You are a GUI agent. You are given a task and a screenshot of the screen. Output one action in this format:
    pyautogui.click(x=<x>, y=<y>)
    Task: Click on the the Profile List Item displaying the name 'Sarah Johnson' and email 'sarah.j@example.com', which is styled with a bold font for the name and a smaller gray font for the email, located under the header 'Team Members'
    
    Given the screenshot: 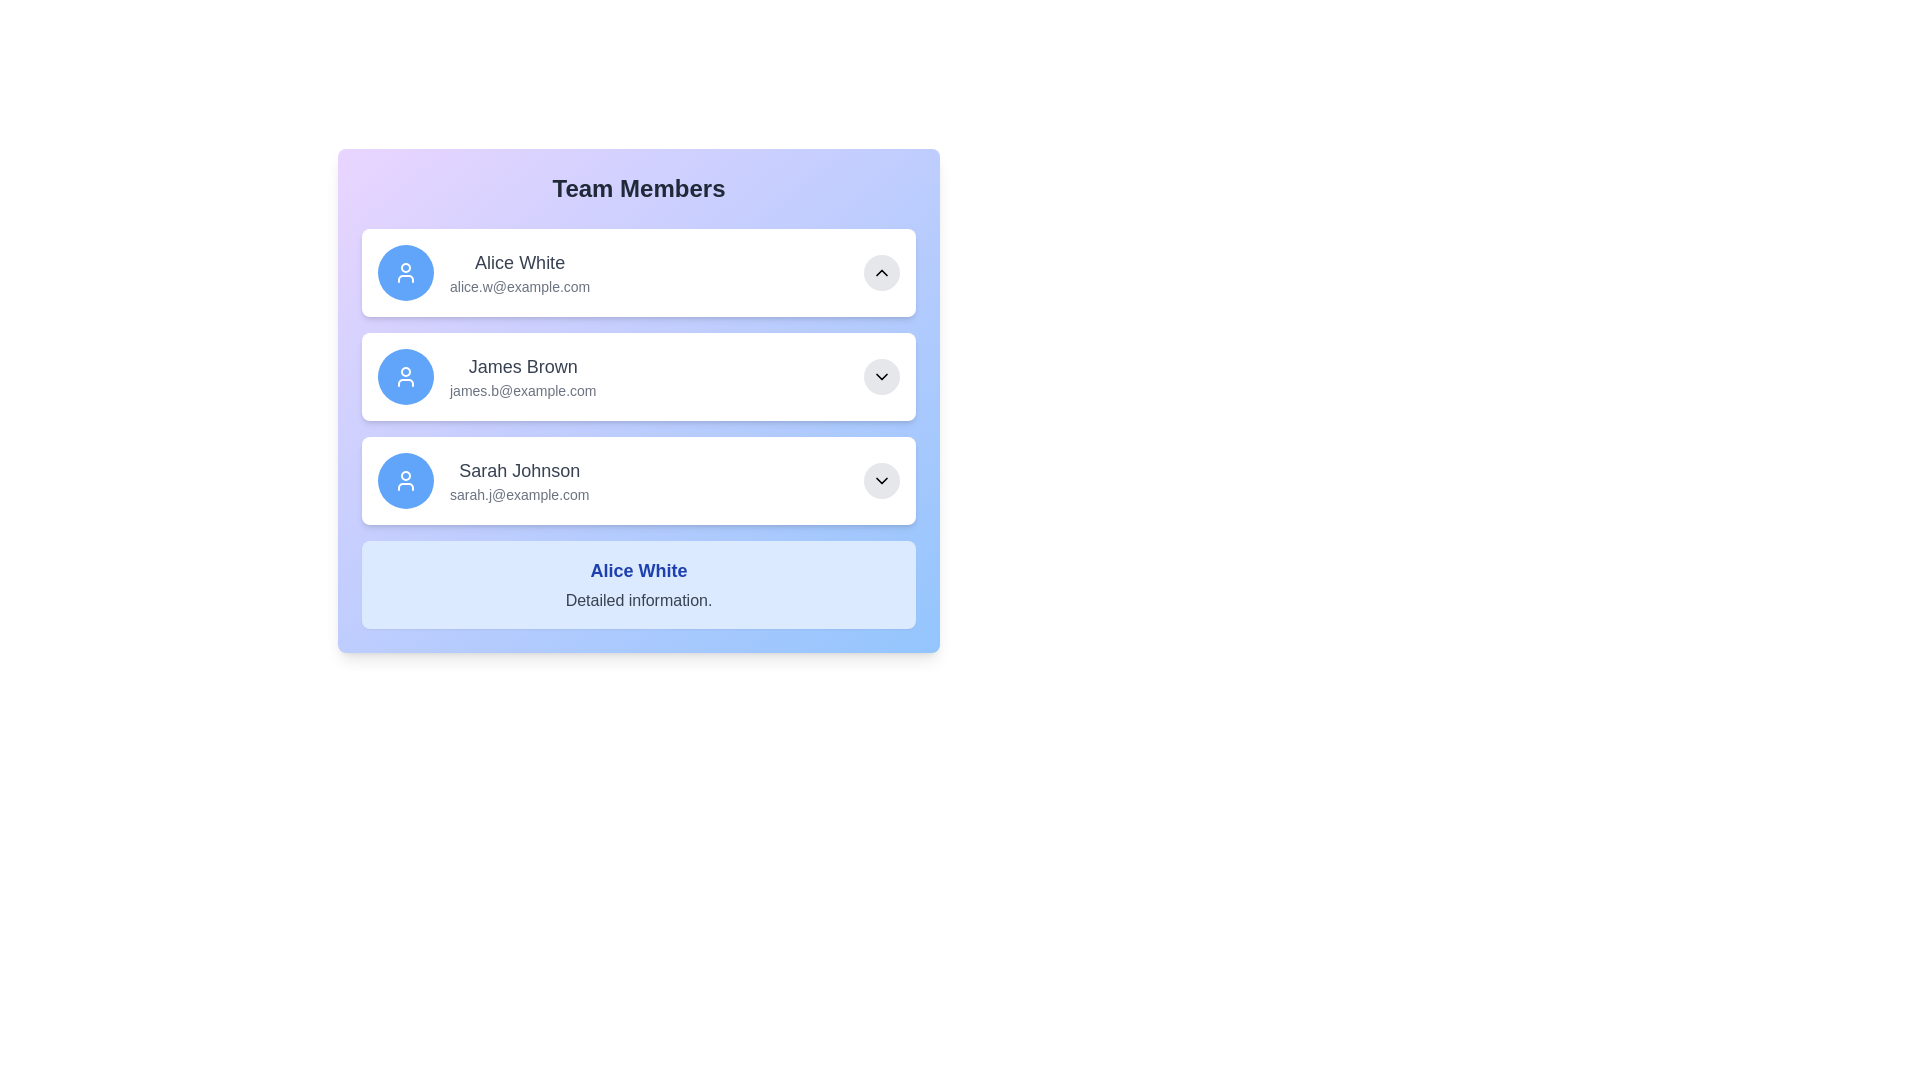 What is the action you would take?
    pyautogui.click(x=483, y=481)
    